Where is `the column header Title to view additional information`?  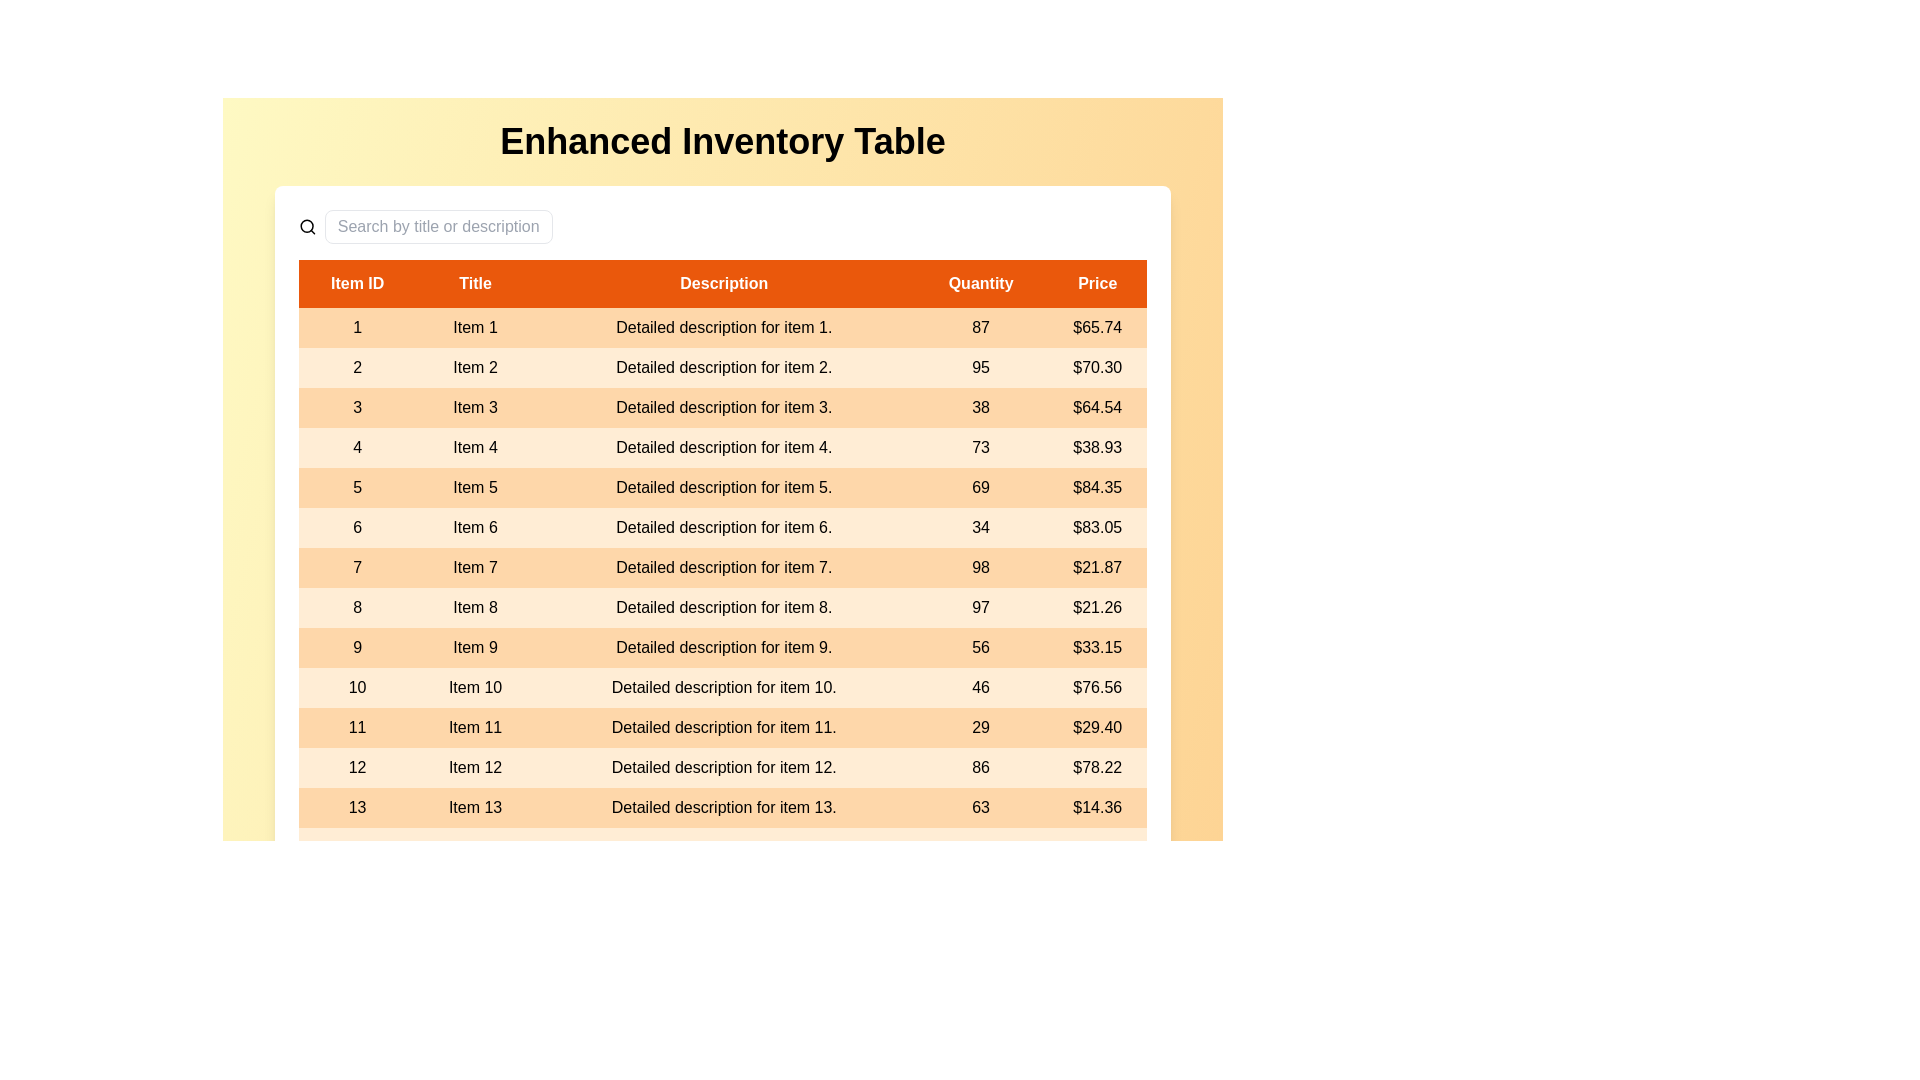
the column header Title to view additional information is located at coordinates (474, 284).